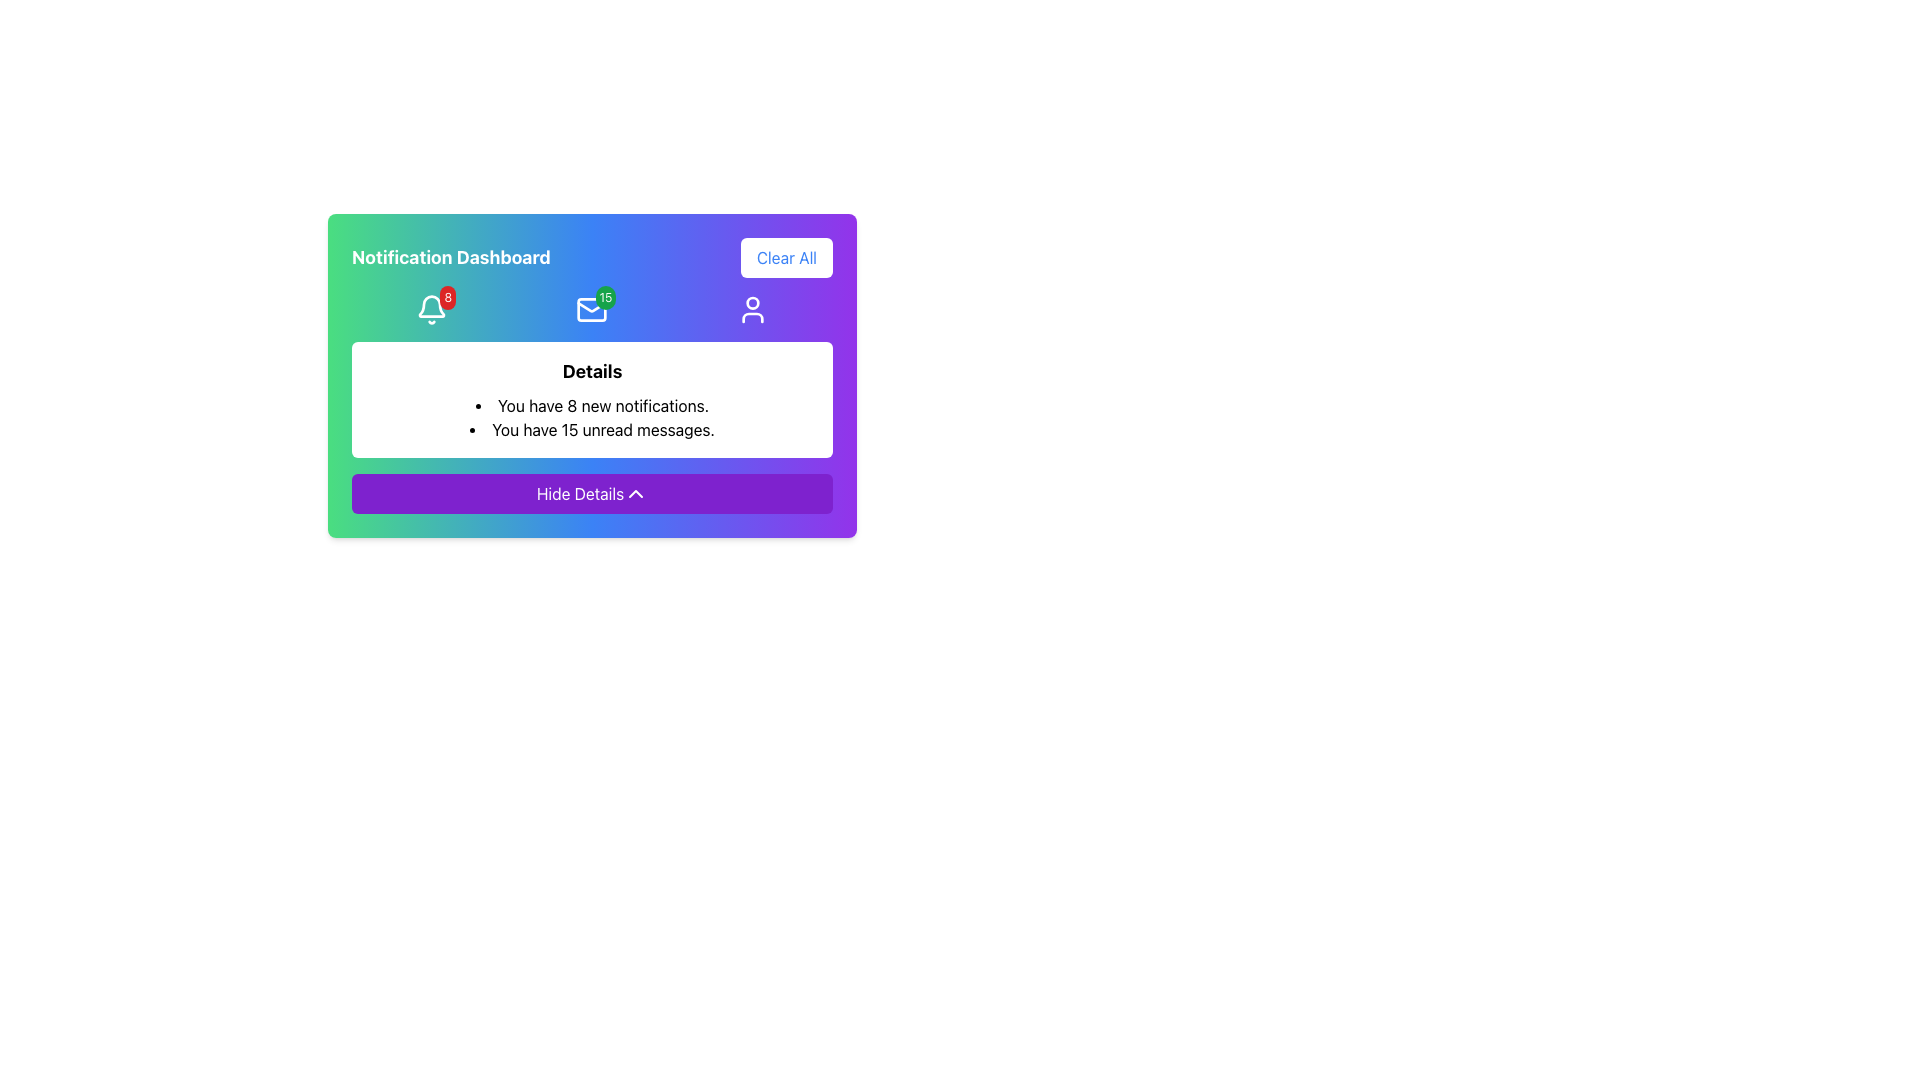 The height and width of the screenshot is (1080, 1920). I want to click on the title text label of the notification management interface, which is positioned to the left of the 'Clear All' button, so click(450, 257).